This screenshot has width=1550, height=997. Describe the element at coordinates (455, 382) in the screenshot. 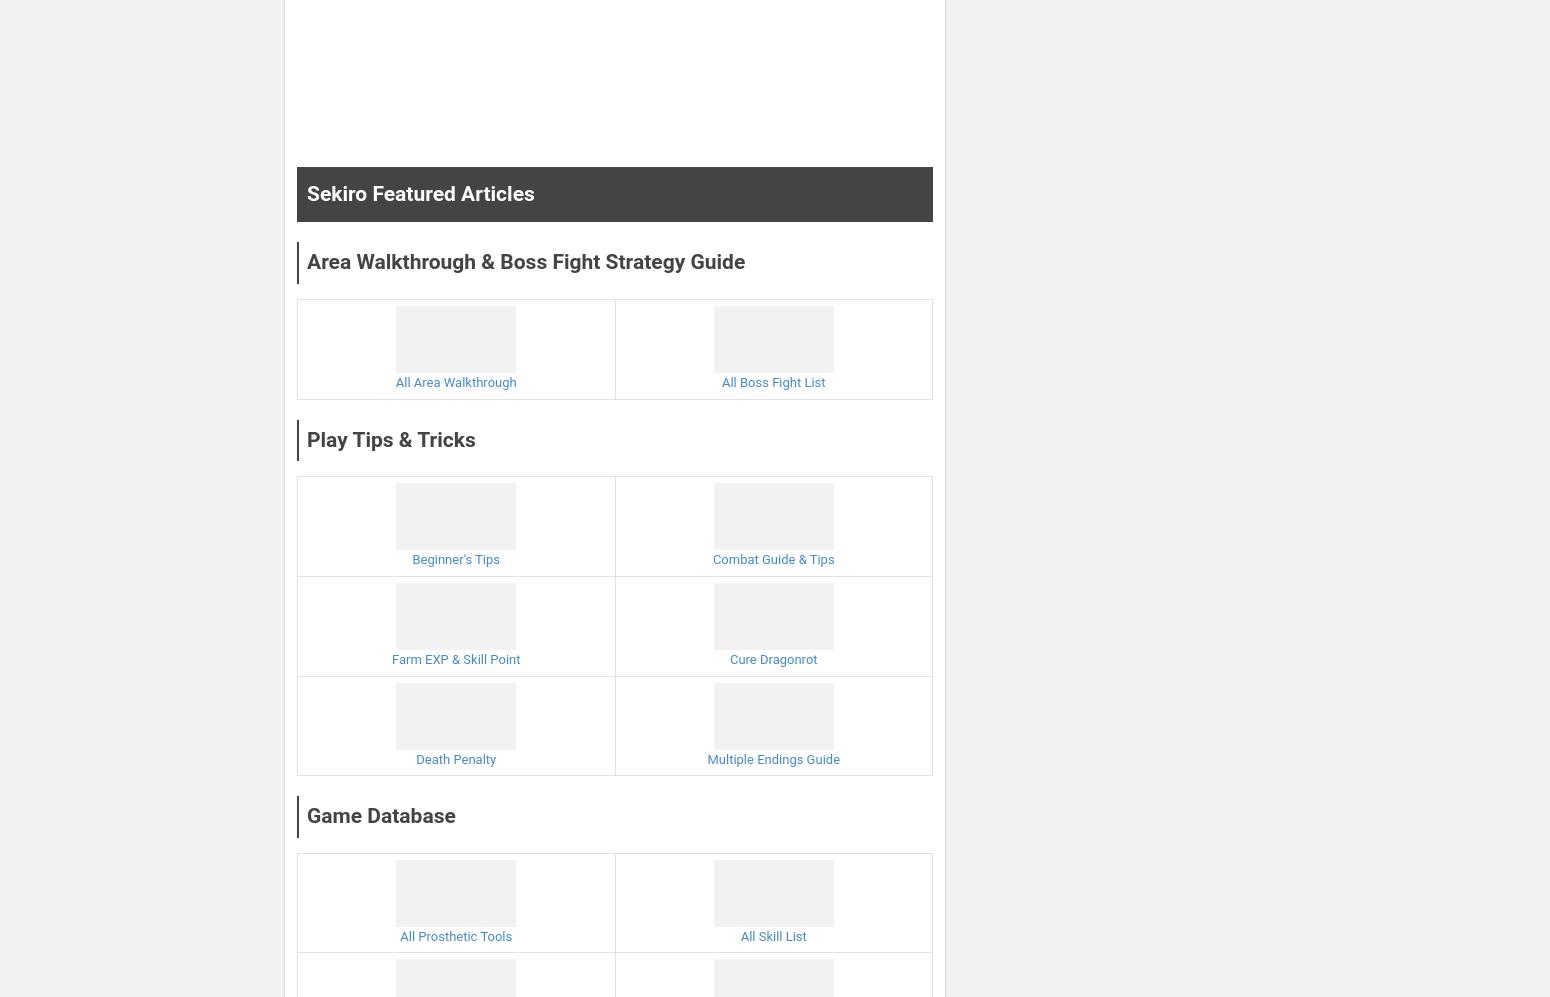

I see `'All Area Walkthrough'` at that location.